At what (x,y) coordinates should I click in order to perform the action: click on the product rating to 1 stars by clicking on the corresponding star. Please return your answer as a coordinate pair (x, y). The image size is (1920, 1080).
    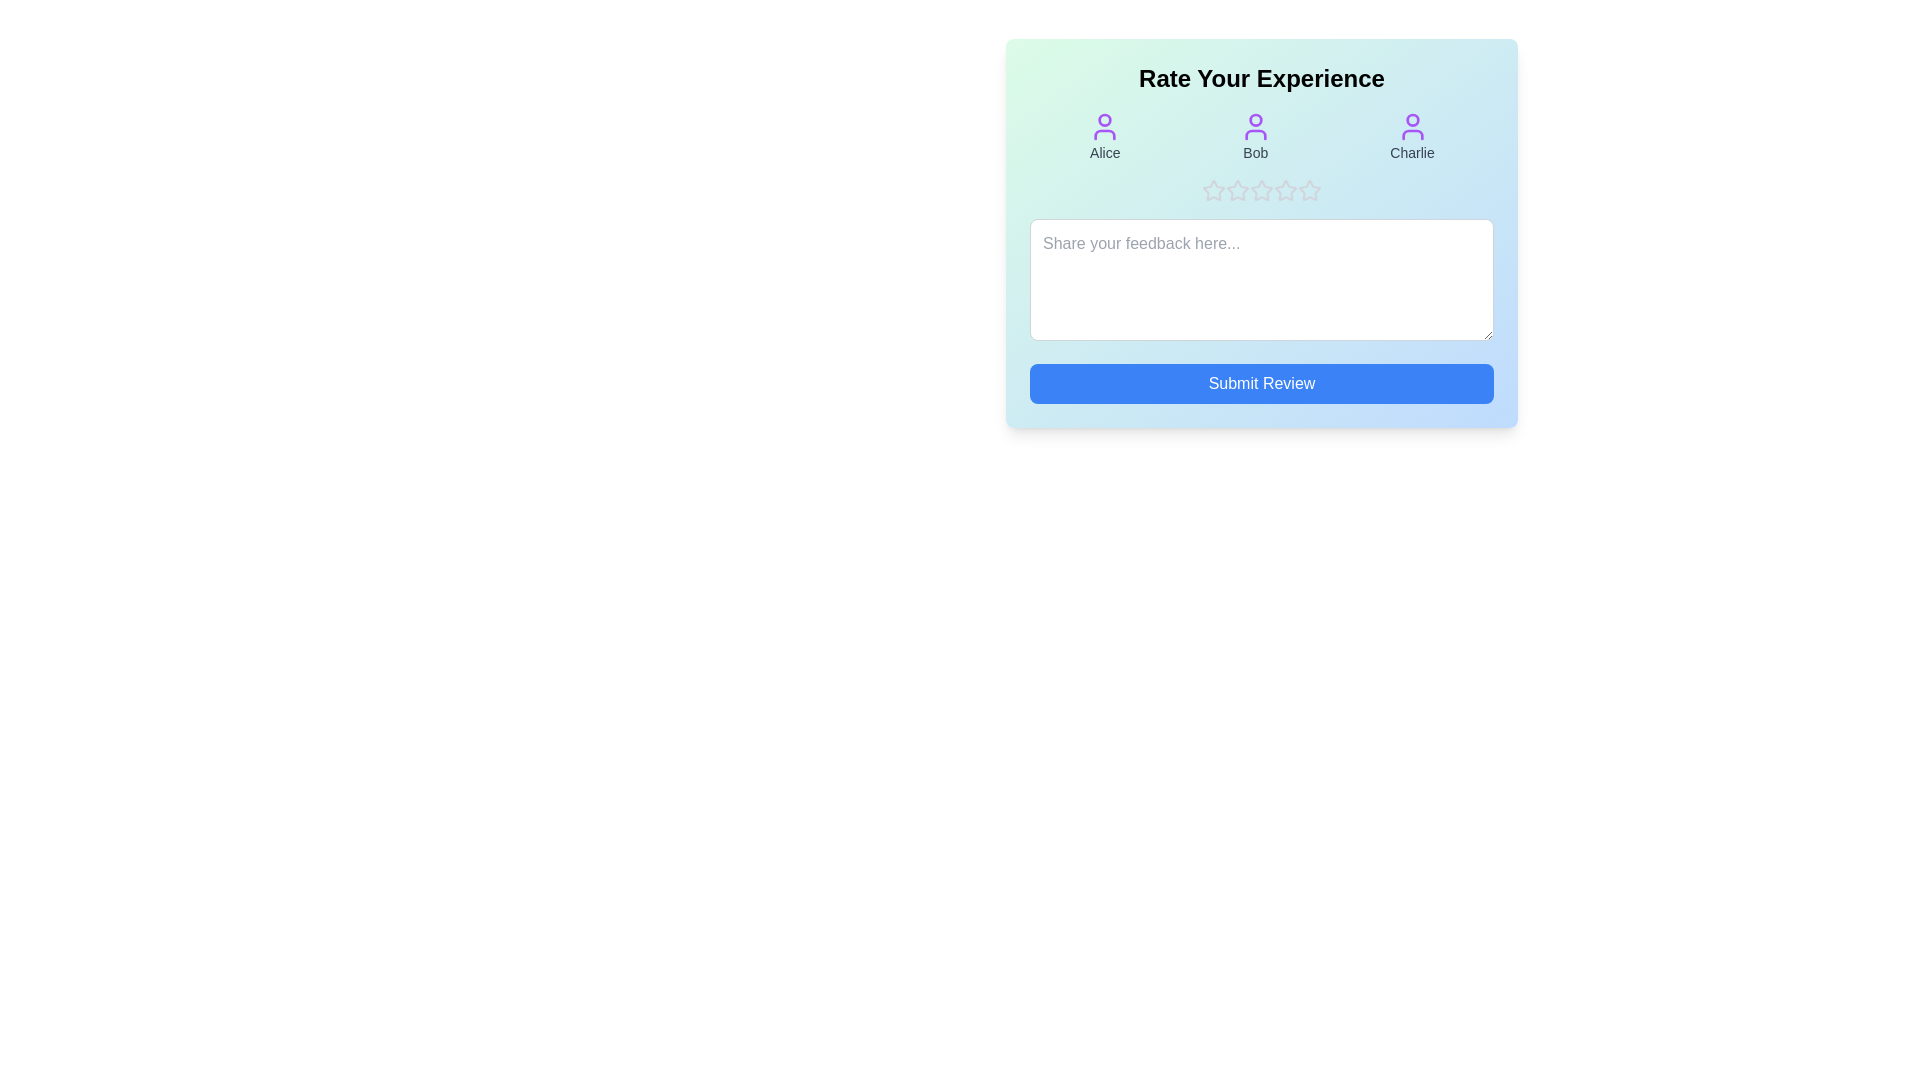
    Looking at the image, I should click on (1213, 191).